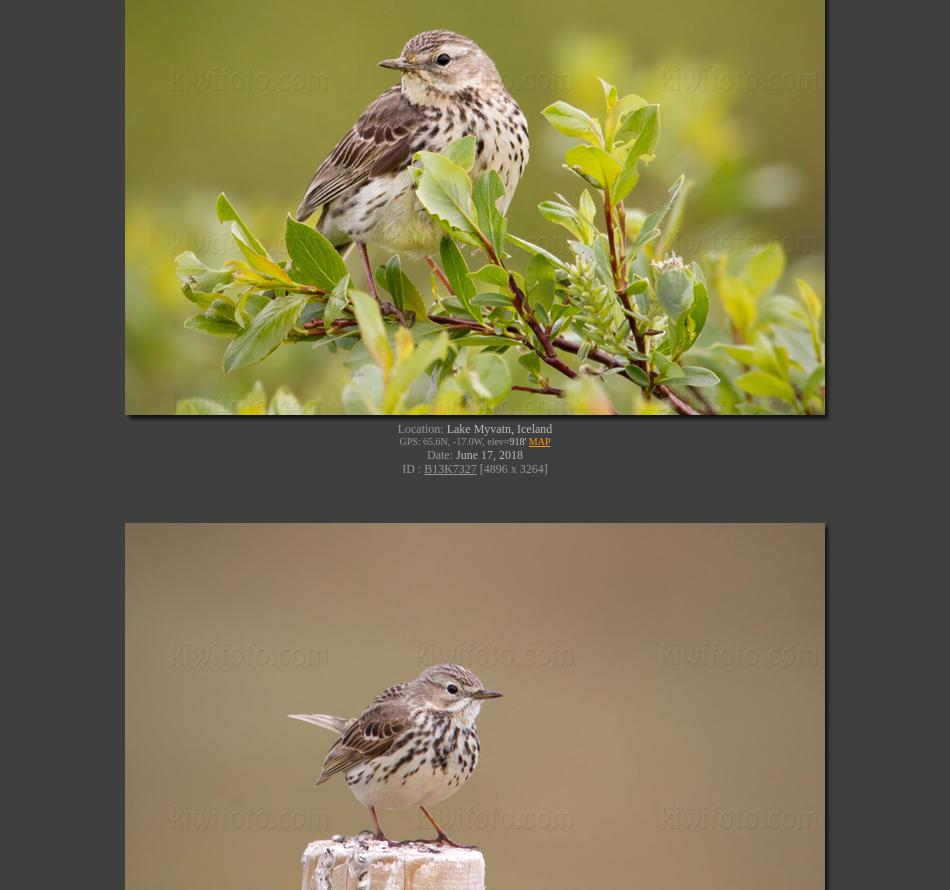  I want to click on 'June  17, 2018', so click(455, 454).